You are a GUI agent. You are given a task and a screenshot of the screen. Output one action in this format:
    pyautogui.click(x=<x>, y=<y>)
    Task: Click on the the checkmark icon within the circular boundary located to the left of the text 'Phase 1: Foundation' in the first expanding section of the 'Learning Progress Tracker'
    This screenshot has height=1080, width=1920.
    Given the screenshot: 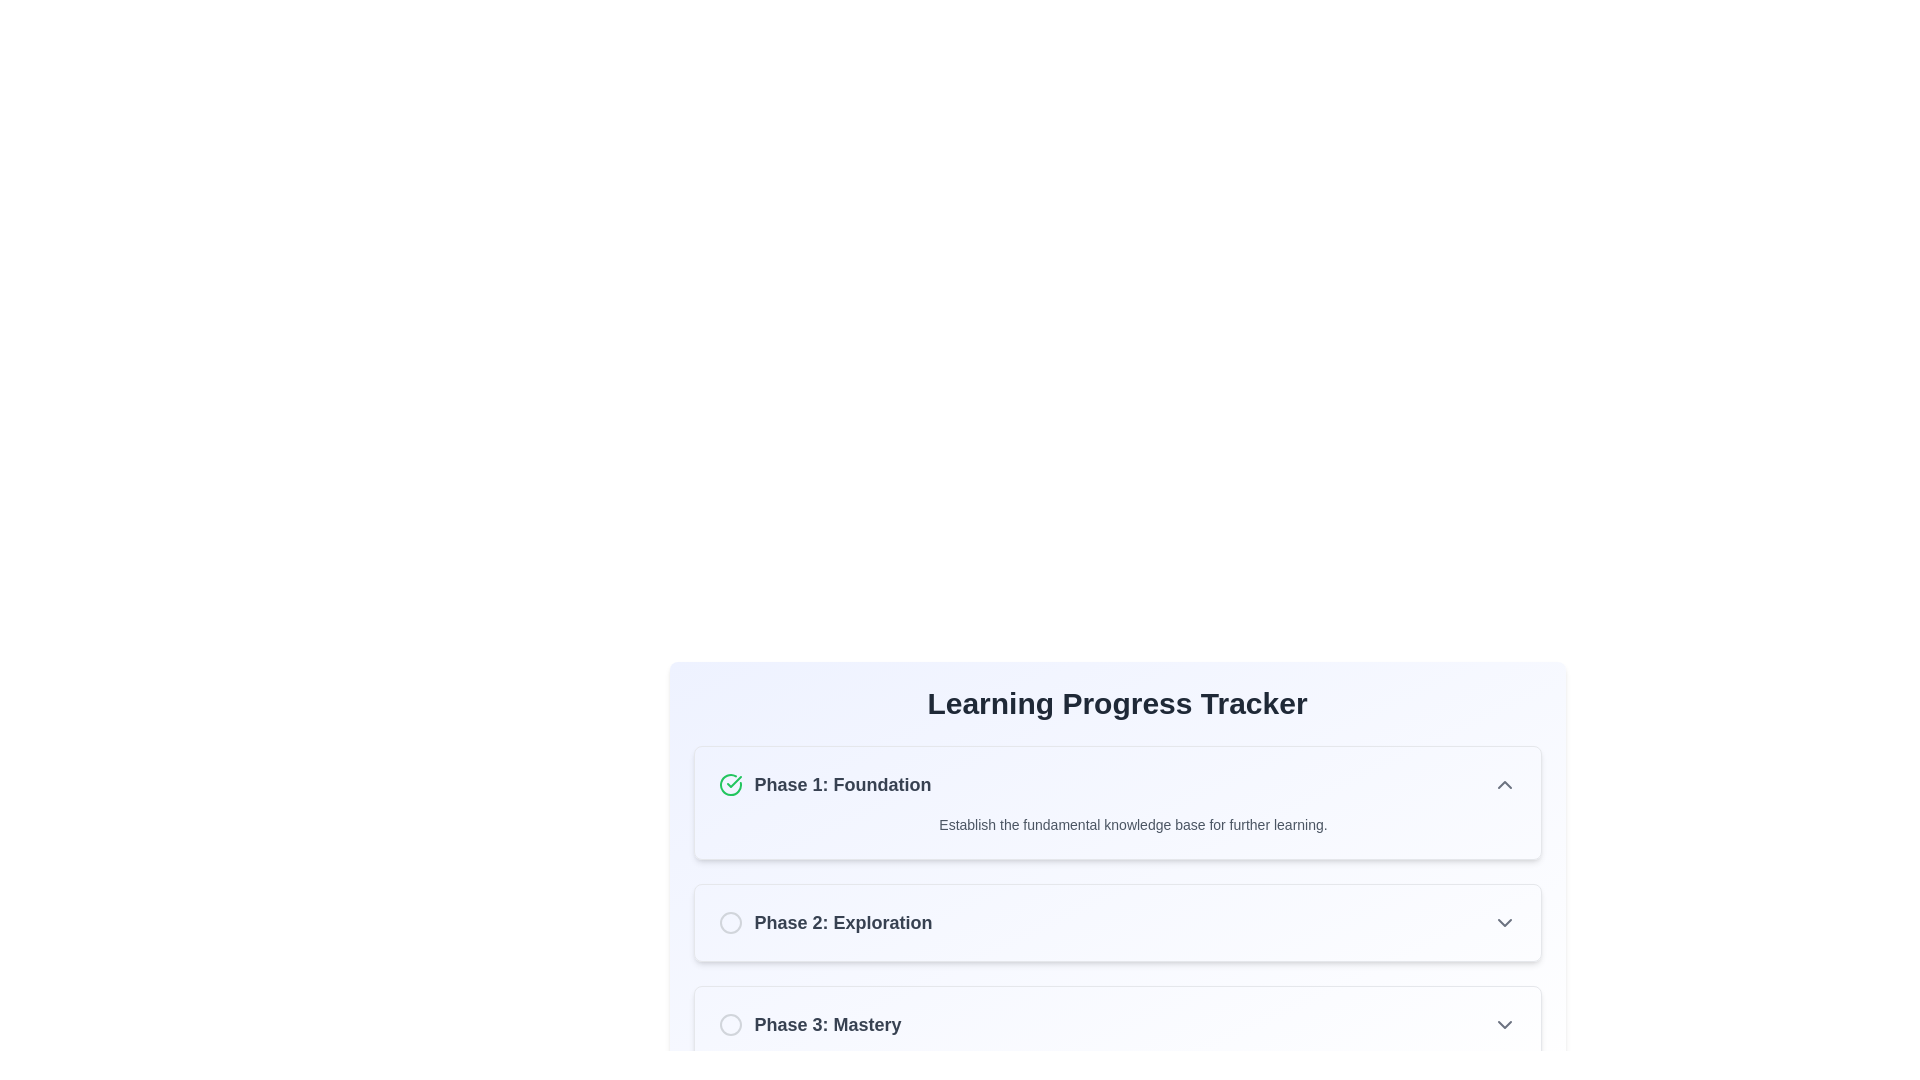 What is the action you would take?
    pyautogui.click(x=733, y=781)
    